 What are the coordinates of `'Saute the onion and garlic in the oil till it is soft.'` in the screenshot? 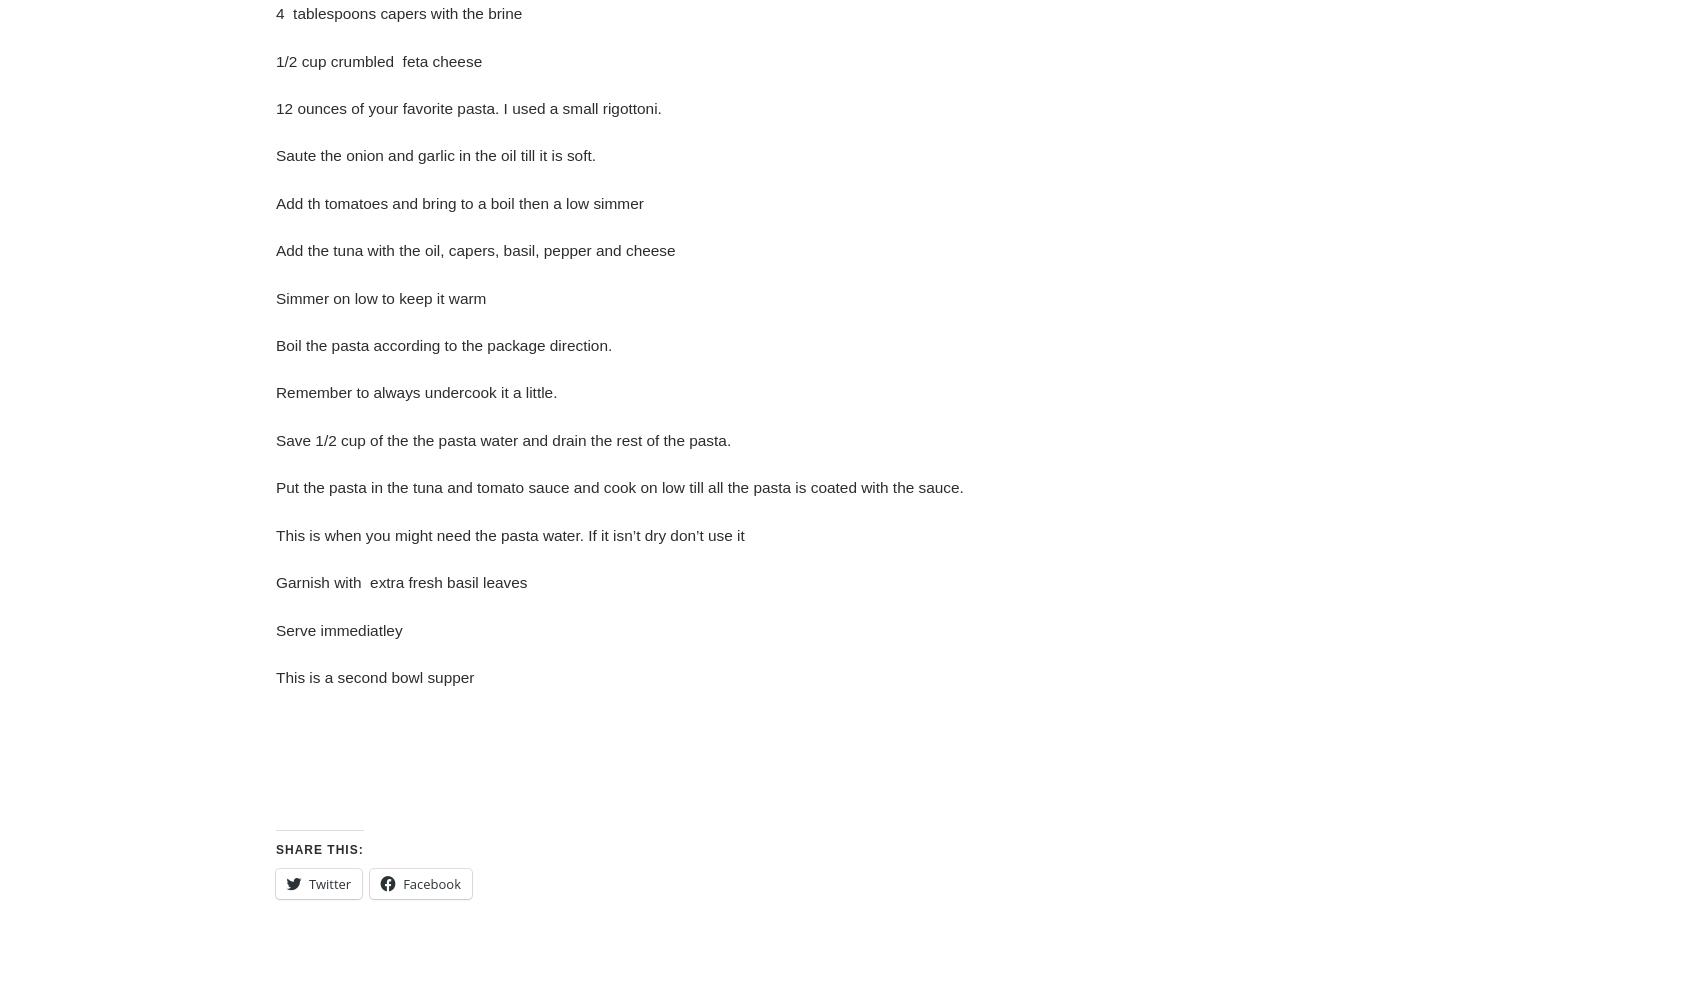 It's located at (275, 155).